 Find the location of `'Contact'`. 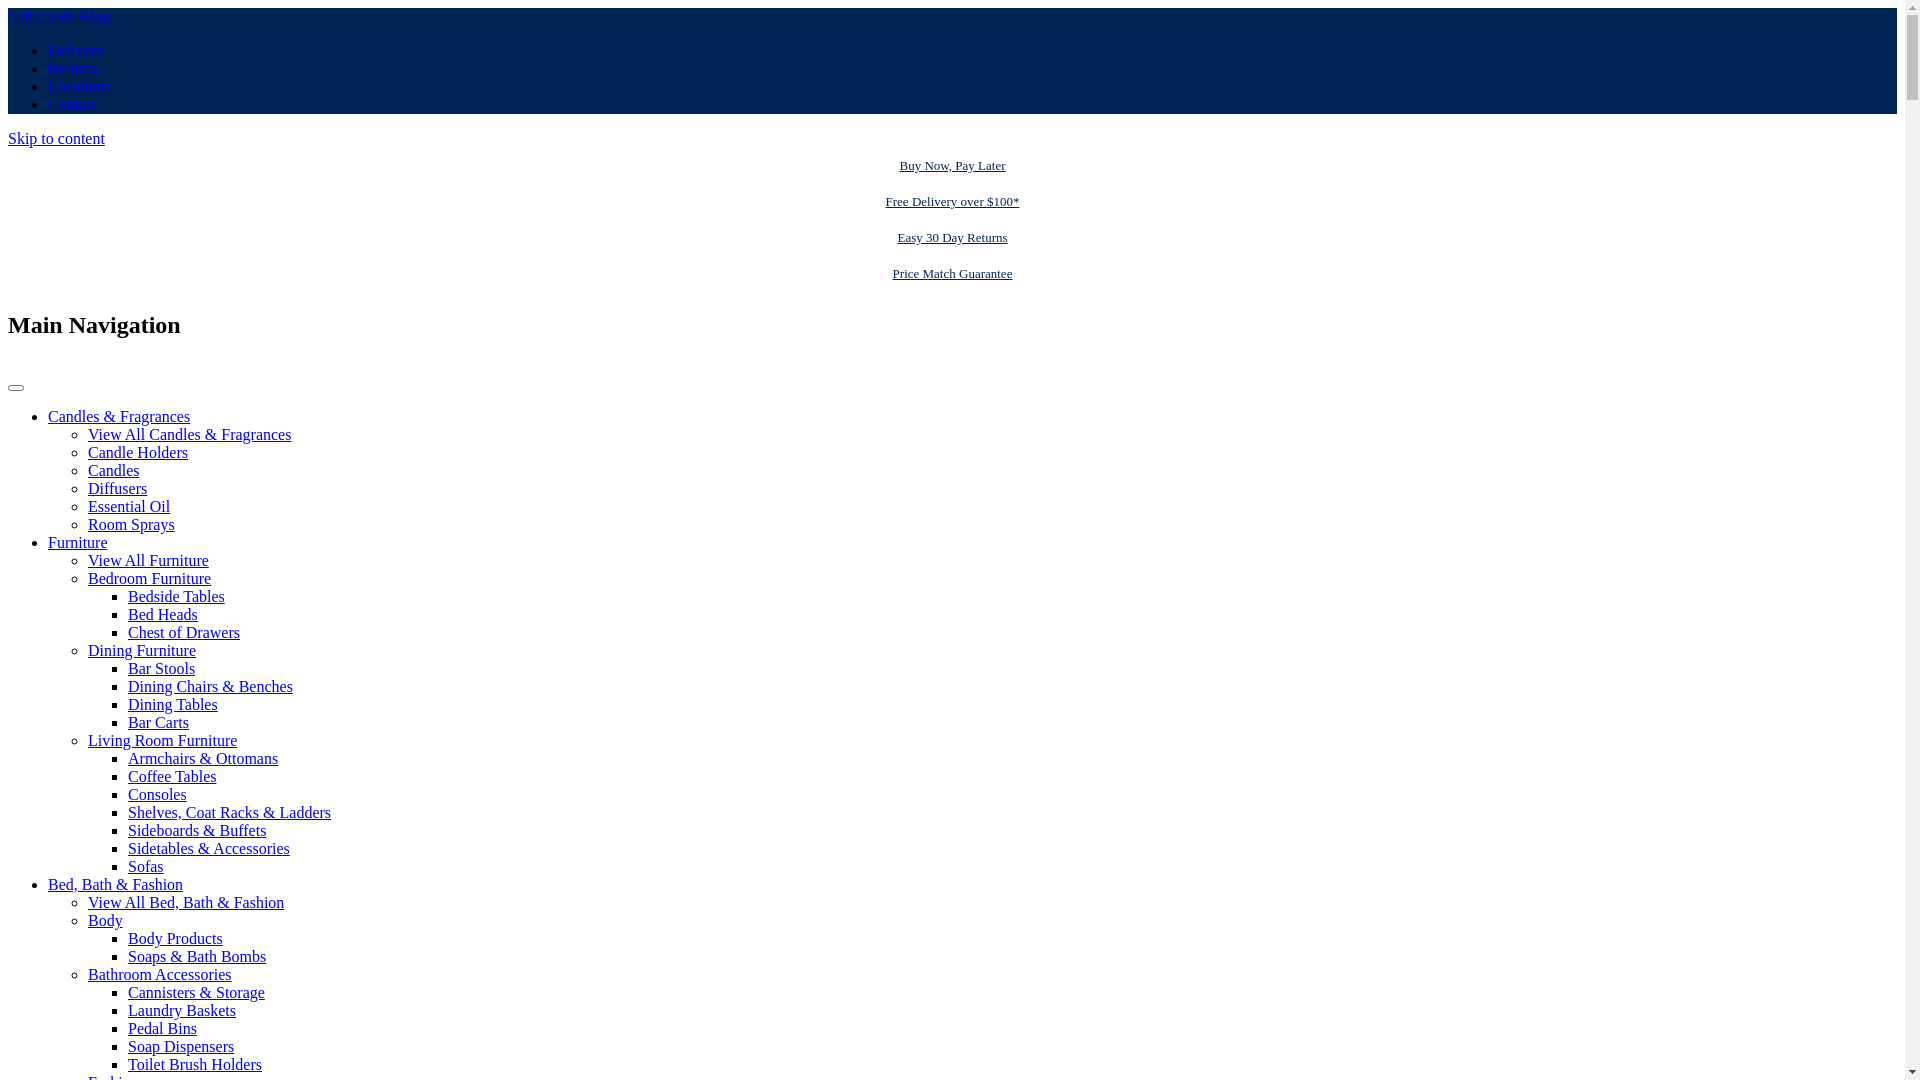

'Contact' is located at coordinates (72, 104).